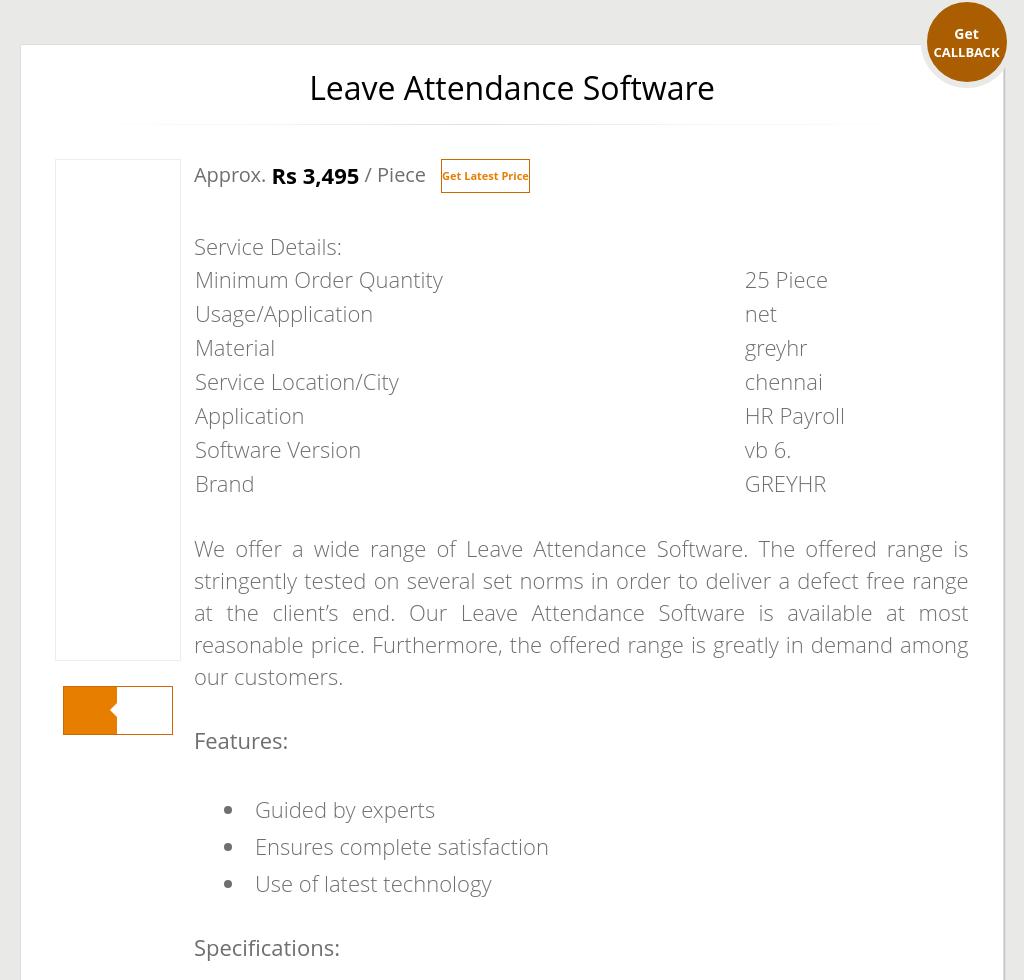  What do you see at coordinates (483, 175) in the screenshot?
I see `'Get Latest Price'` at bounding box center [483, 175].